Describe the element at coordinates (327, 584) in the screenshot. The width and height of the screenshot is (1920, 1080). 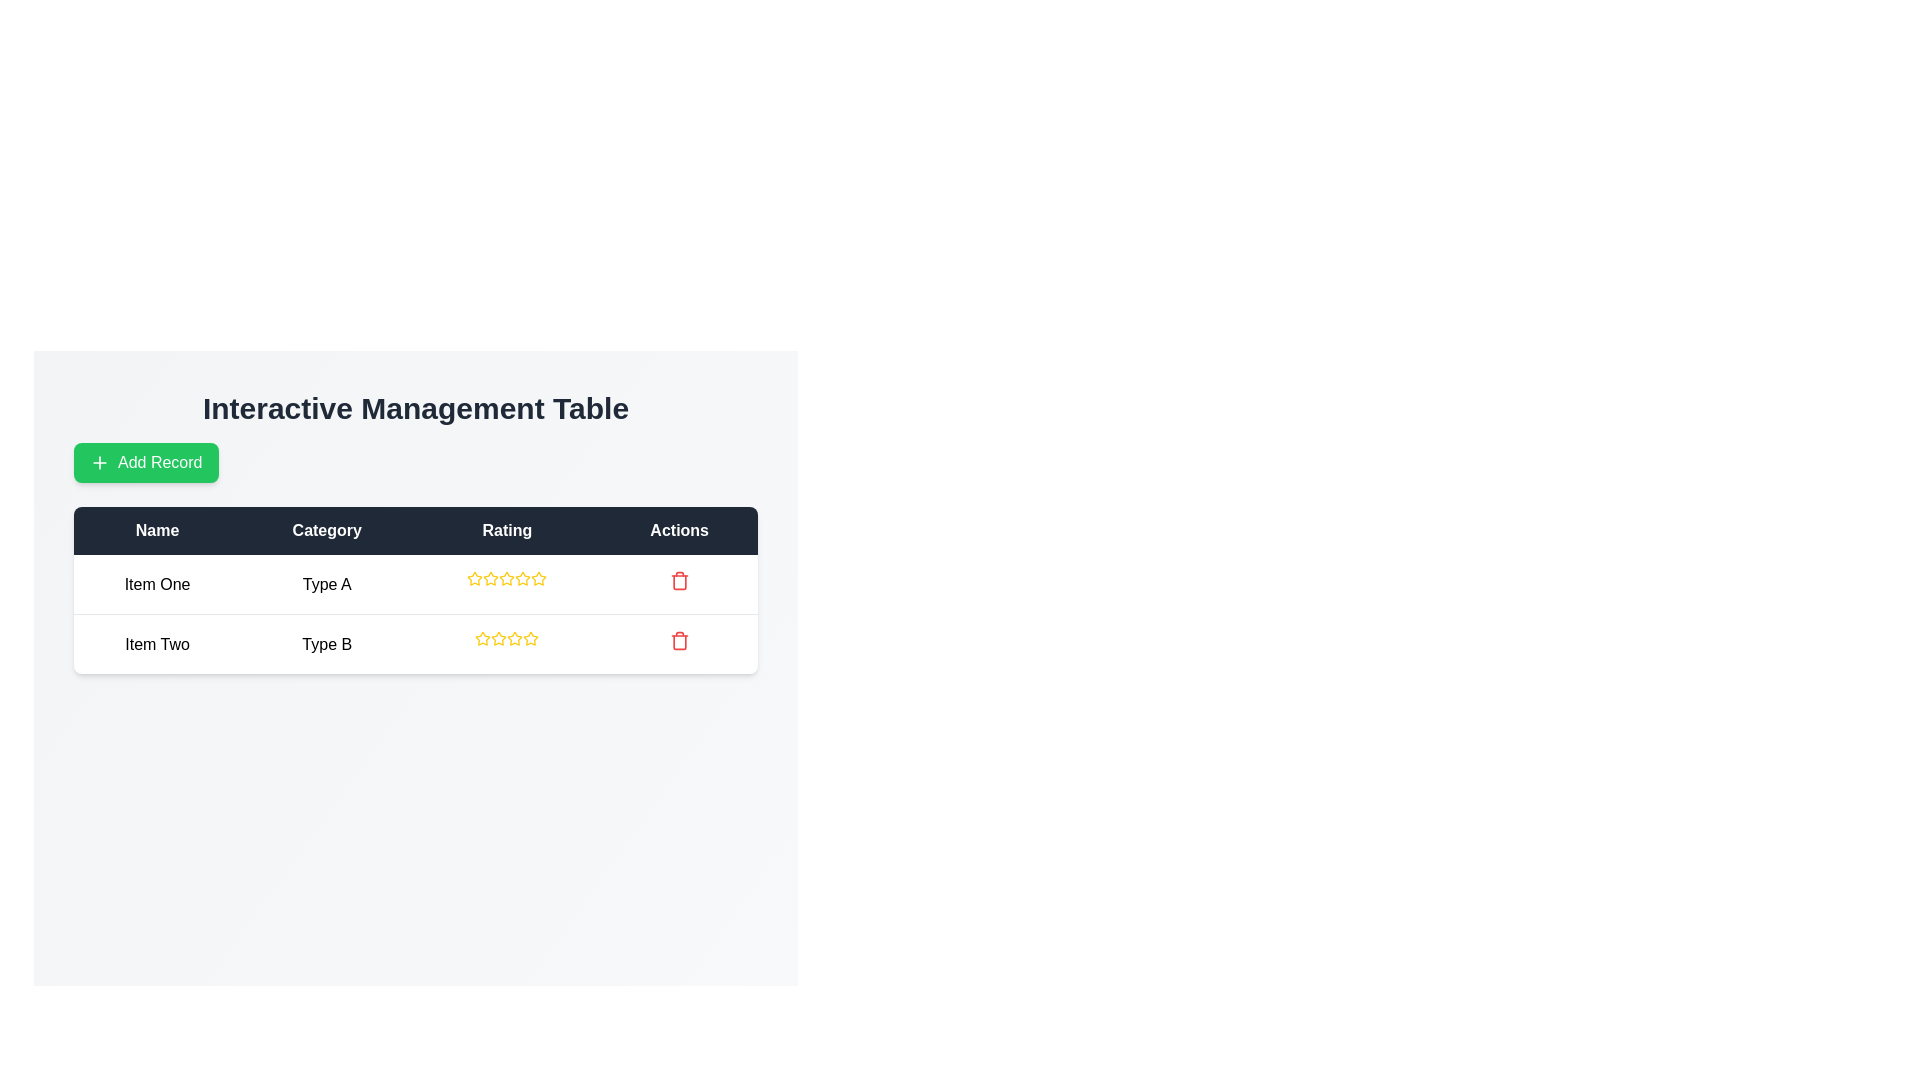
I see `the Static Text Label displaying 'Type A' in the 'Category' column of the table, which aligns with 'Item One'` at that location.